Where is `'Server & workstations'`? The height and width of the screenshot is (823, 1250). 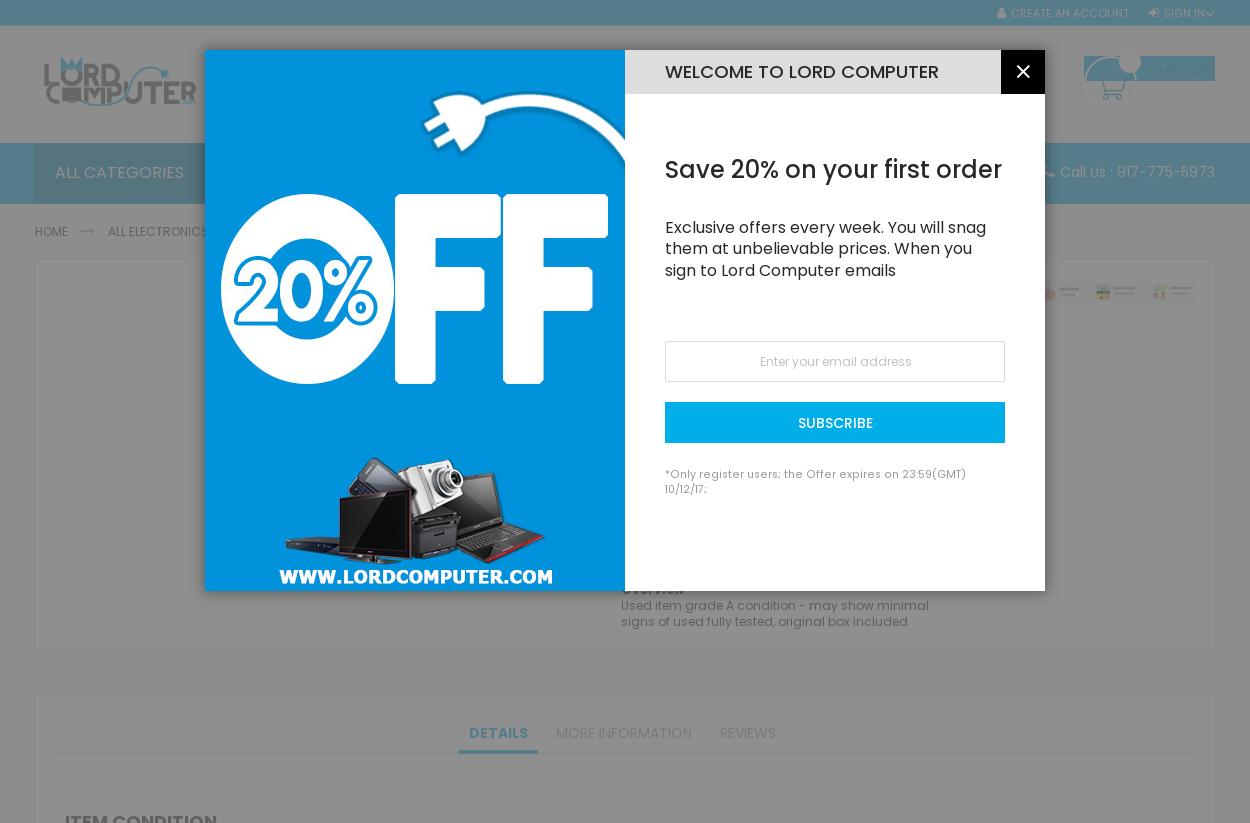
'Server & workstations' is located at coordinates (476, 228).